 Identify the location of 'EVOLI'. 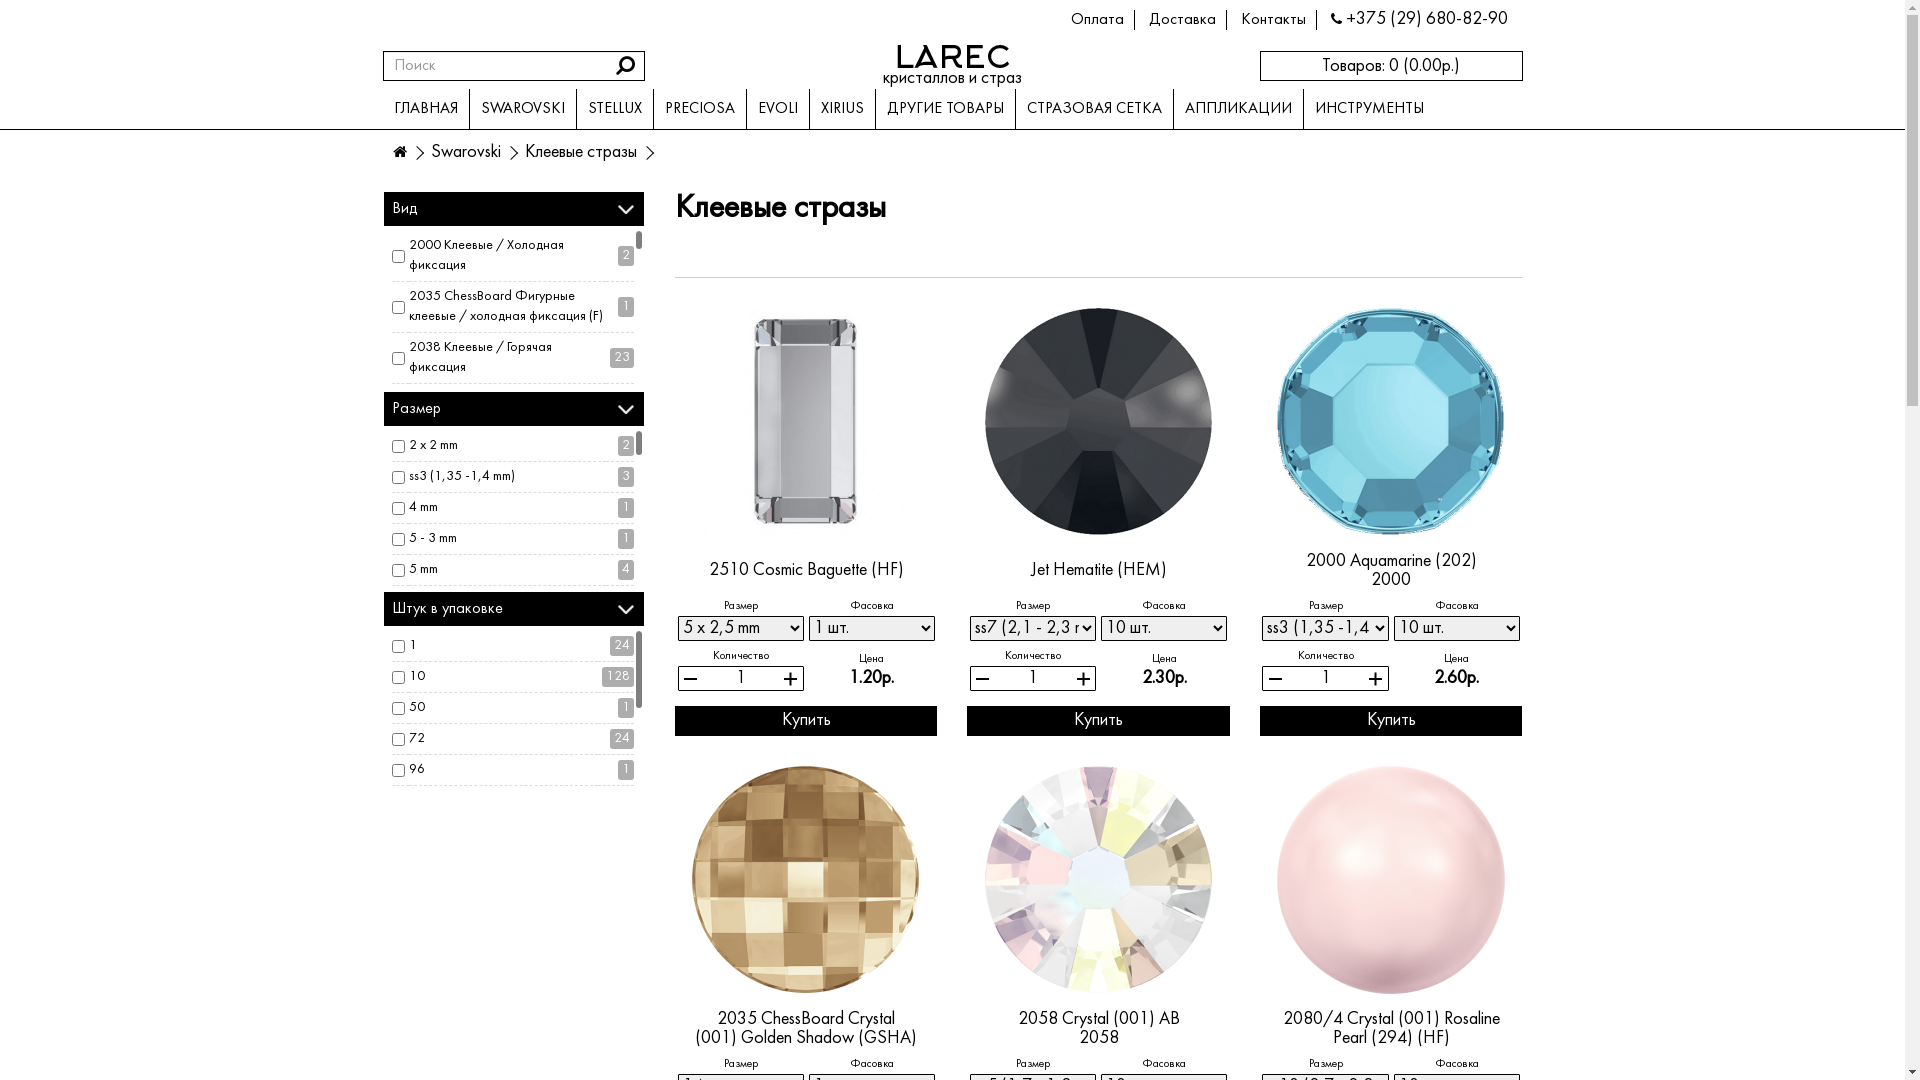
(776, 108).